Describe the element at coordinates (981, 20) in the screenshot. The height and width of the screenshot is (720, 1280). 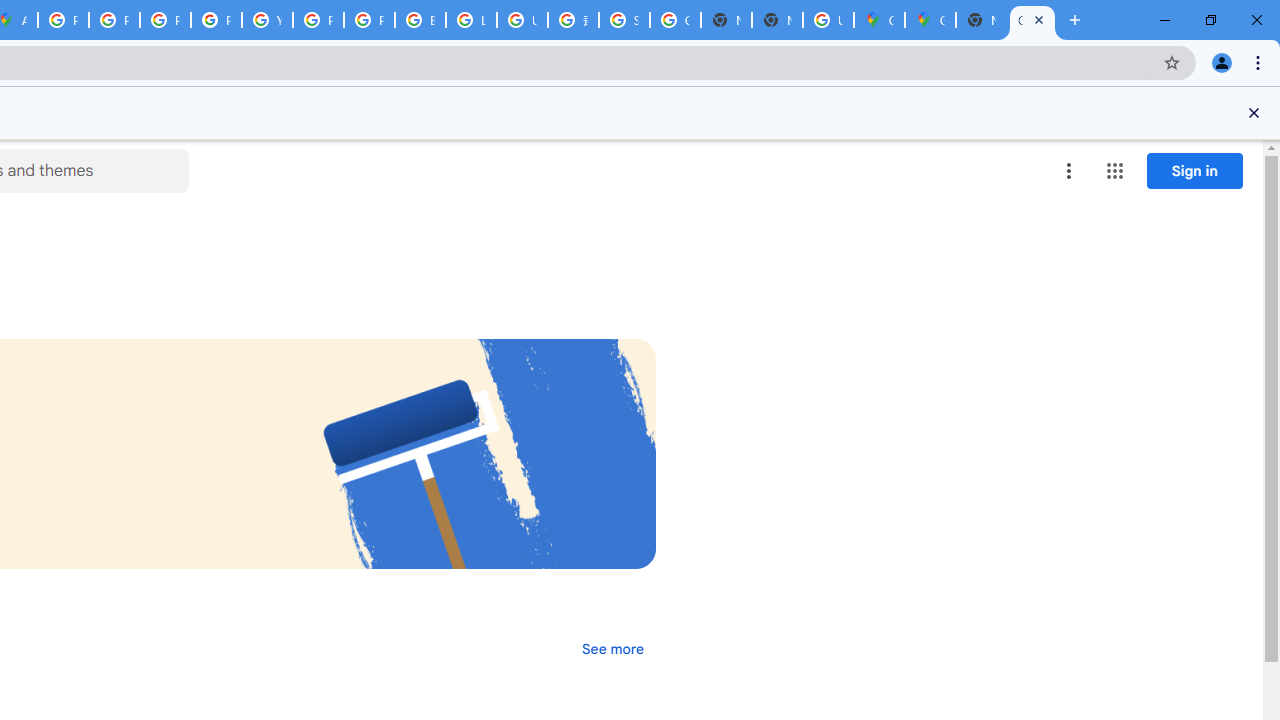
I see `'New Tab'` at that location.